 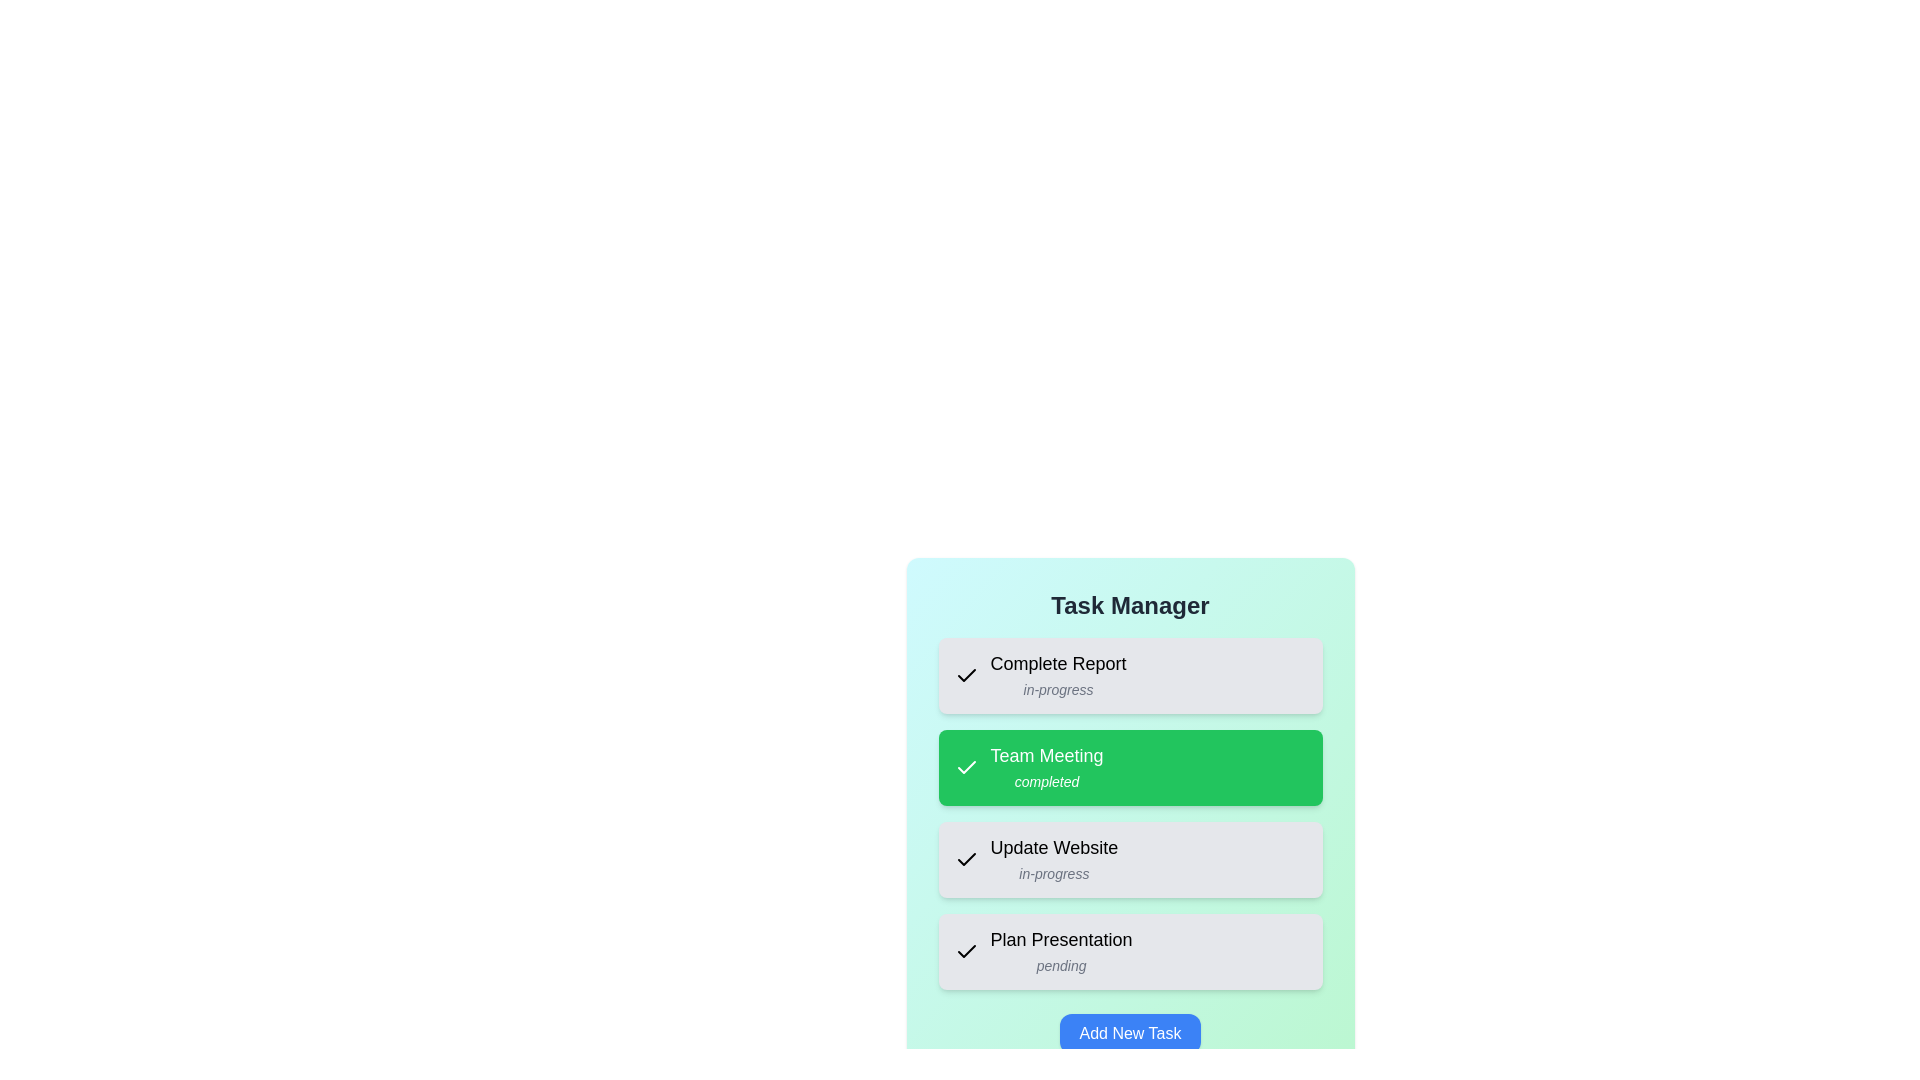 I want to click on the 'Add New Task' button to add a new task, so click(x=1129, y=1033).